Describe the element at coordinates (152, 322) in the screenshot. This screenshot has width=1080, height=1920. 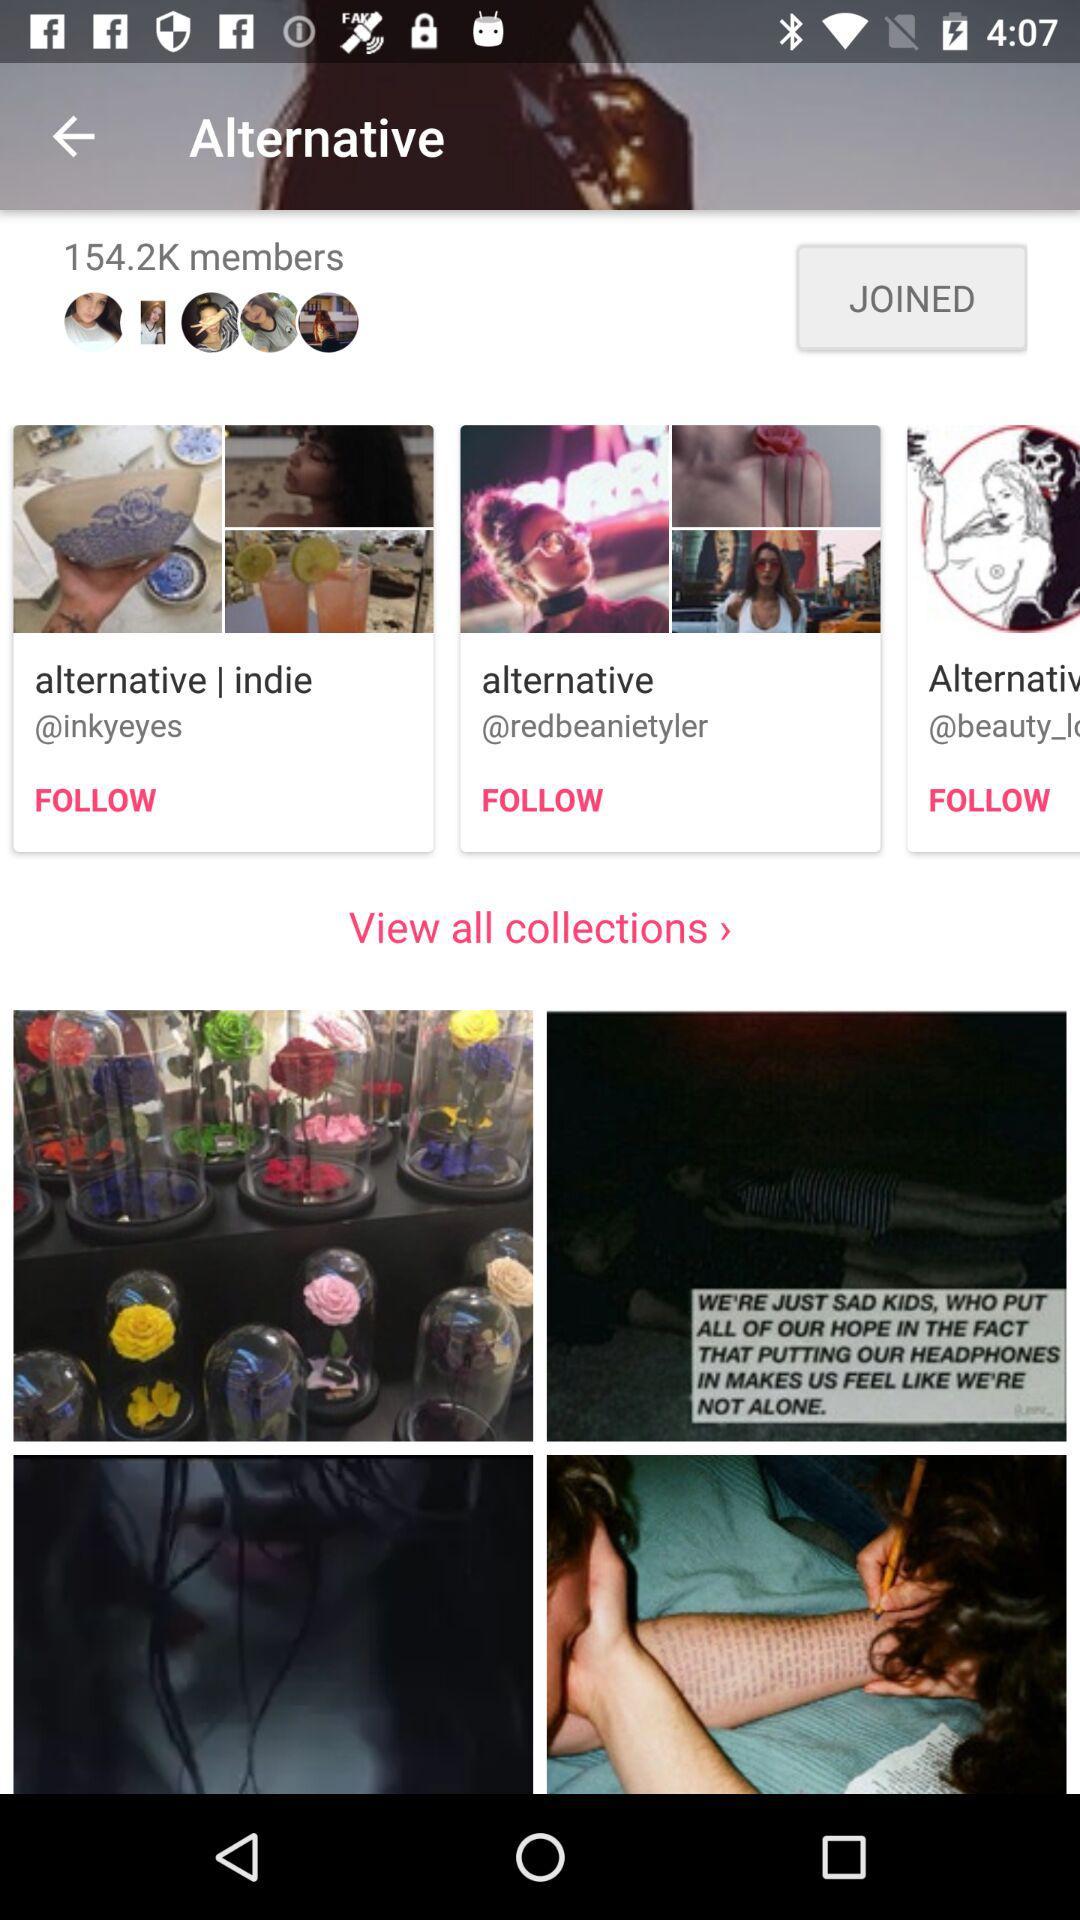
I see `the second image below 1542k members` at that location.